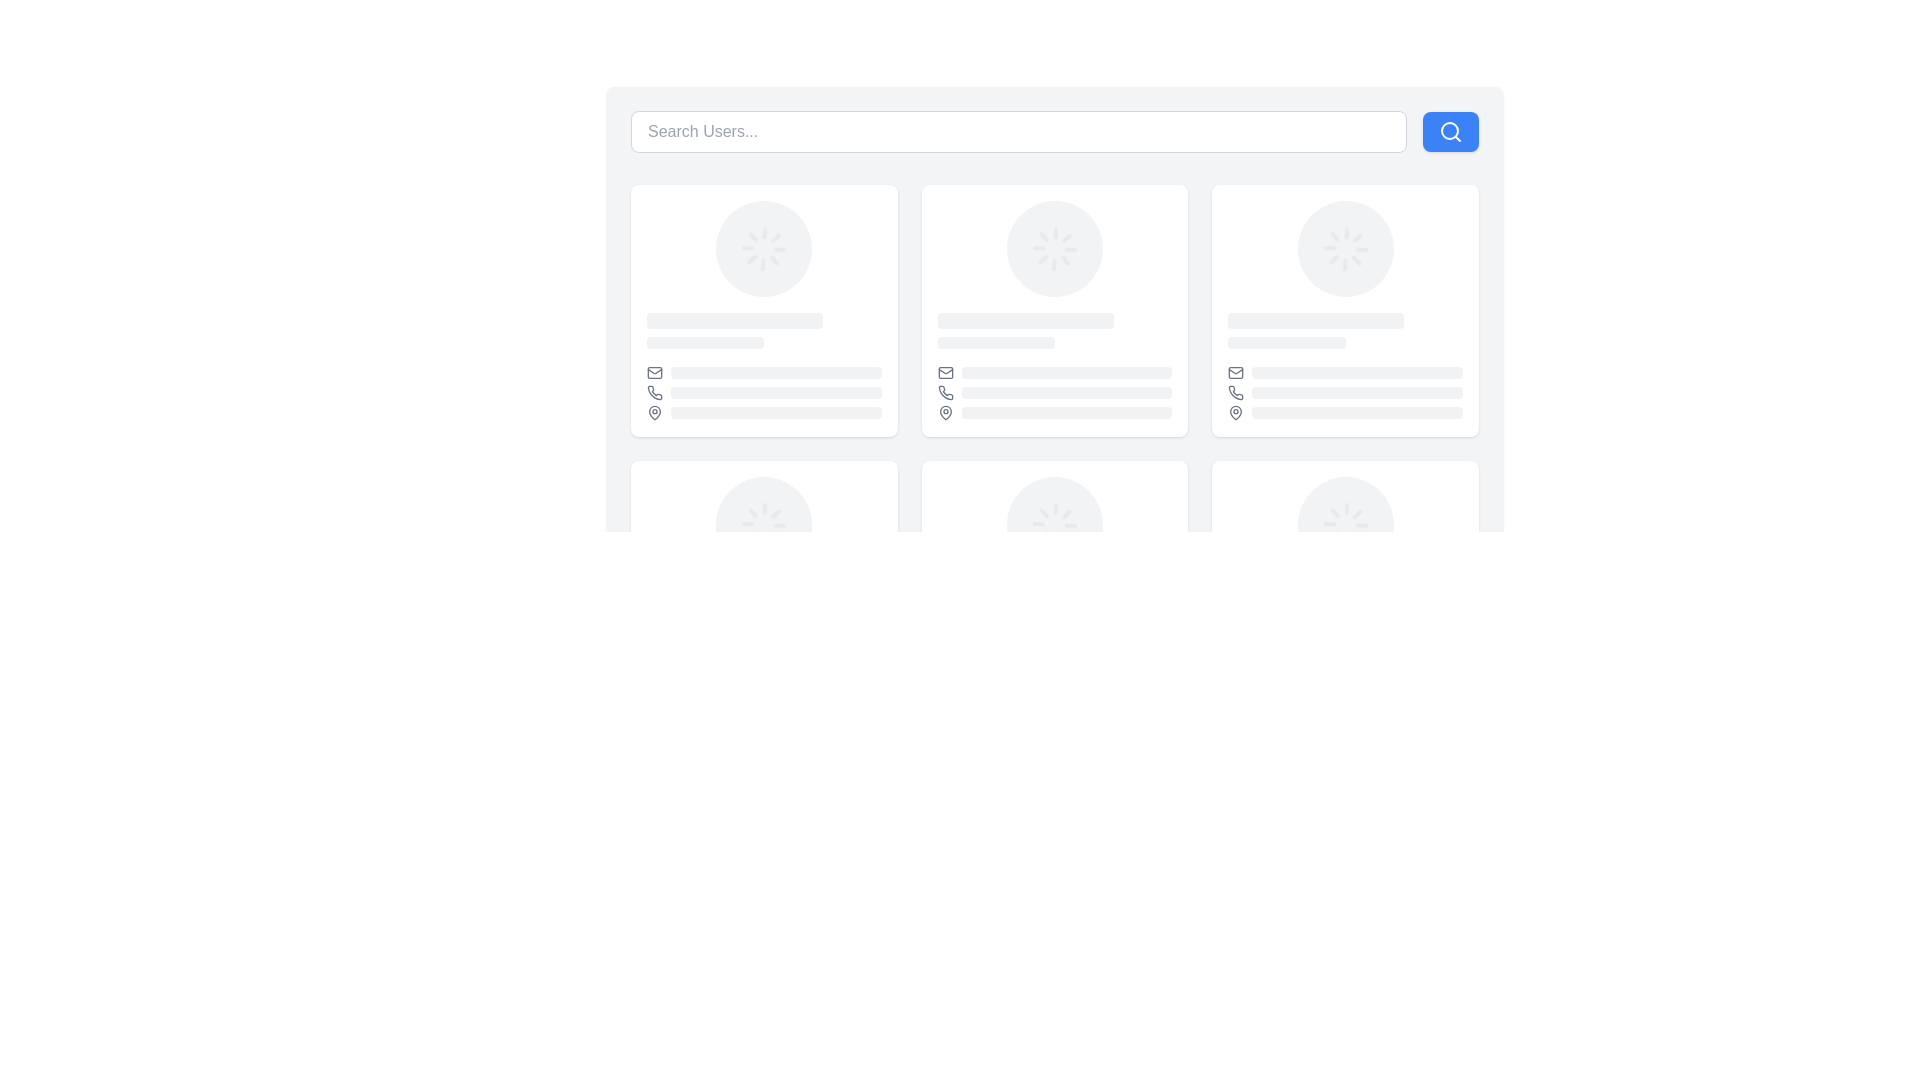 The width and height of the screenshot is (1920, 1080). Describe the element at coordinates (1345, 311) in the screenshot. I see `the third card in the first row of the grid layout, which has a white background and rounded corners` at that location.